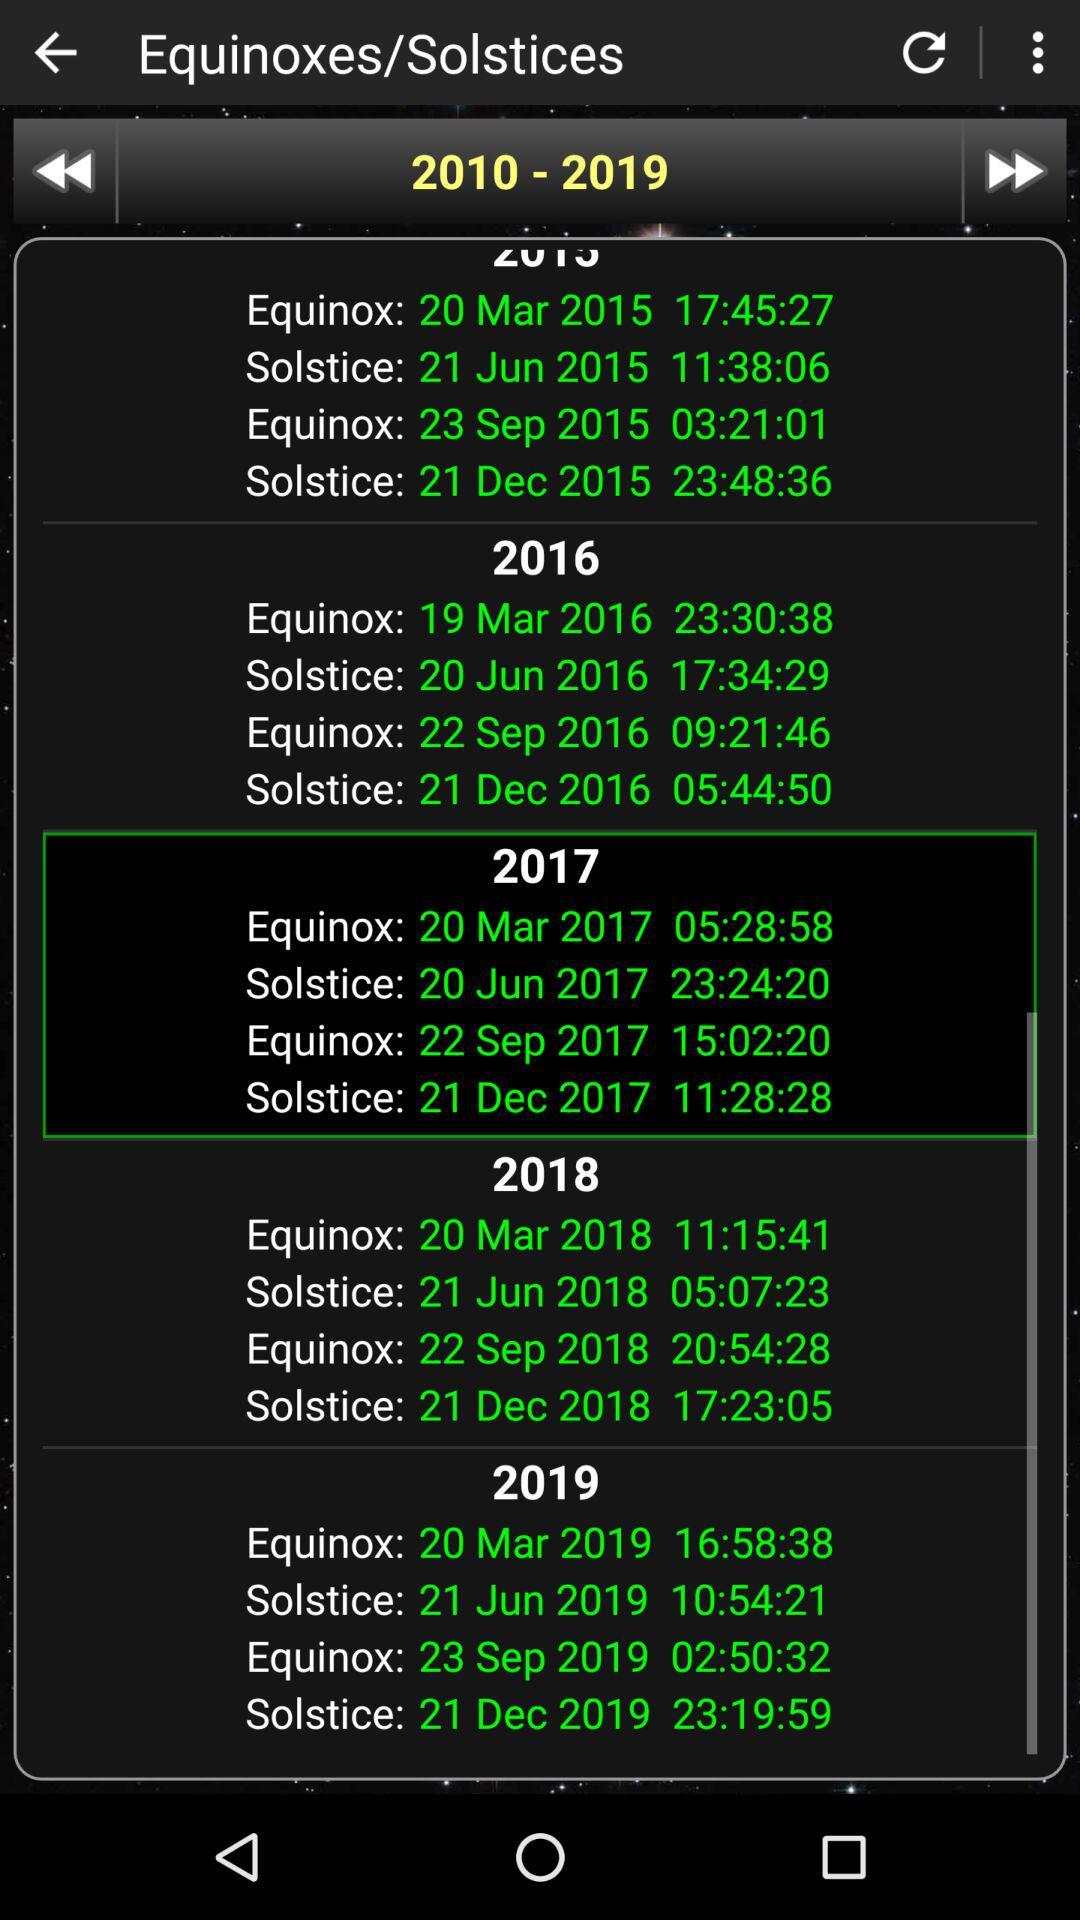  What do you see at coordinates (924, 52) in the screenshot?
I see `refresh page` at bounding box center [924, 52].